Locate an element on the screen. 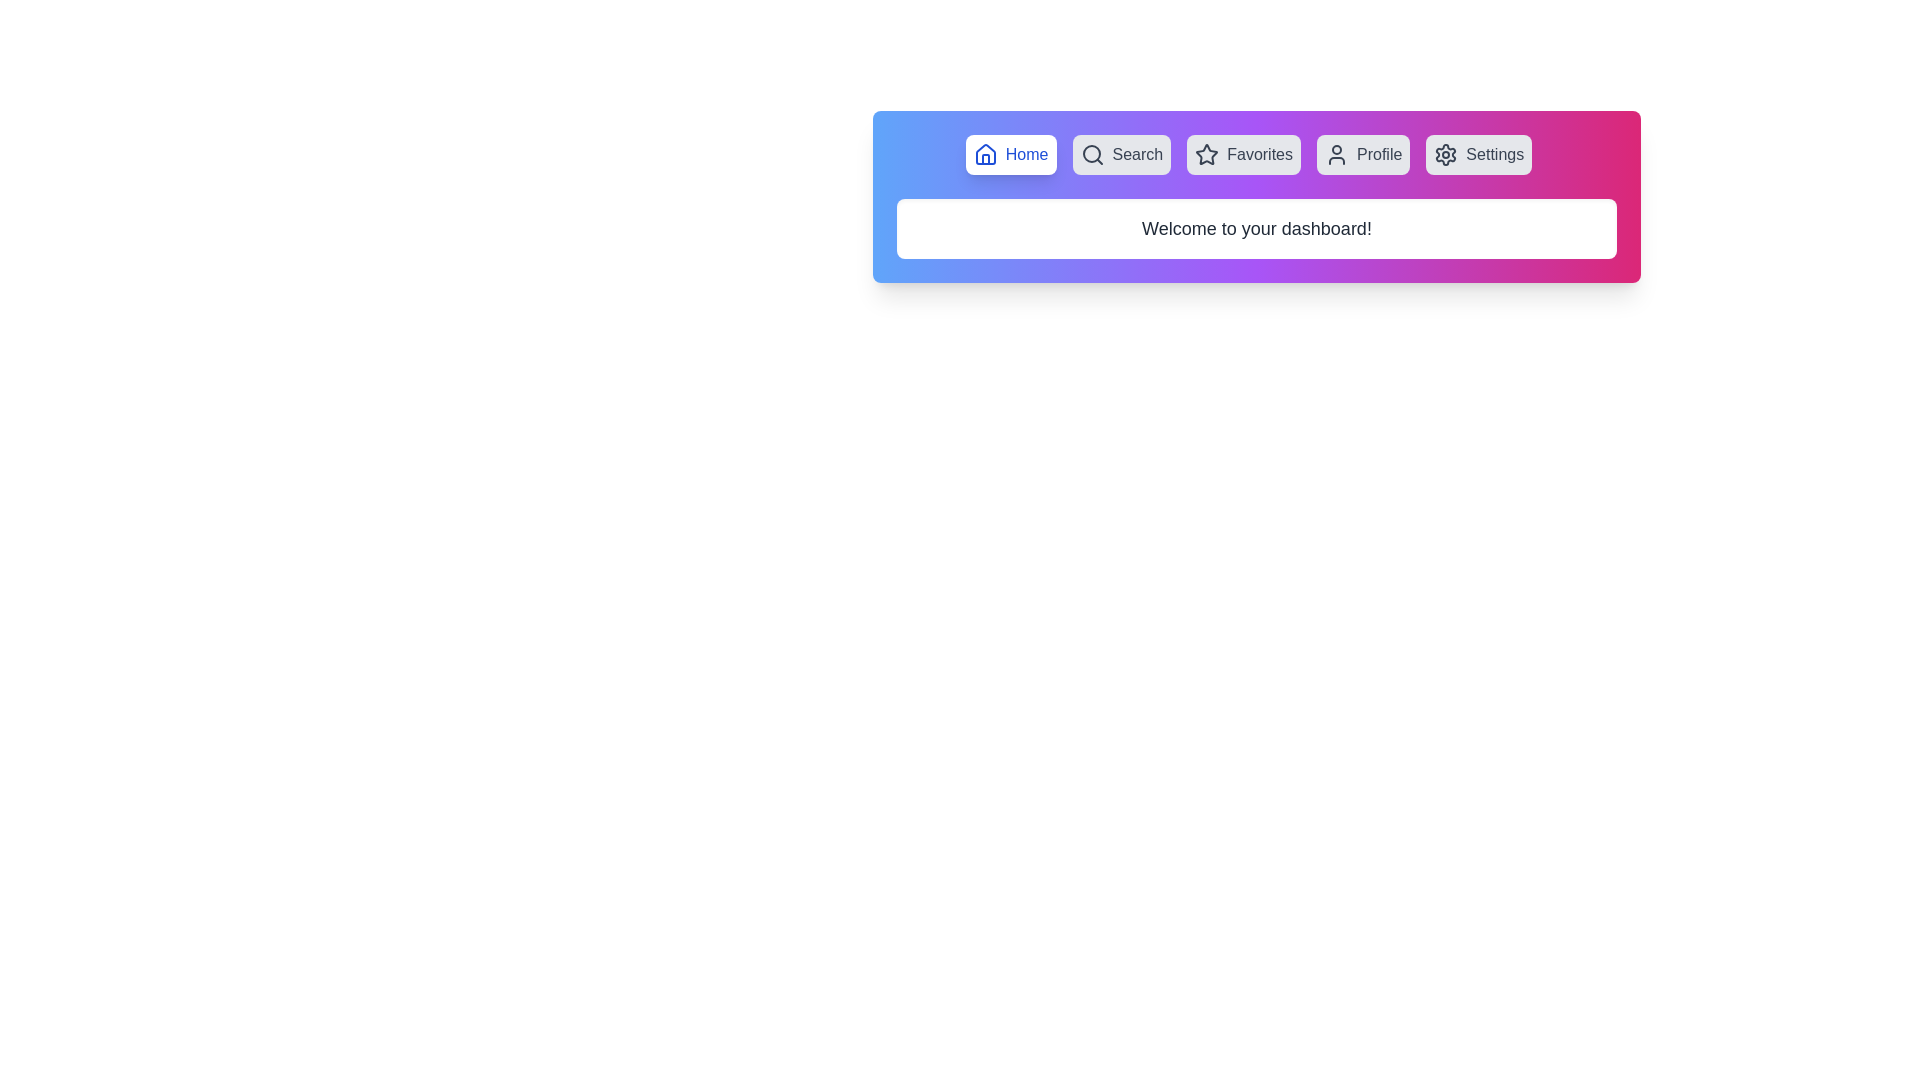  the navigation buttons in the Header Section, which features a gradient background and includes buttons for Home, Search, Favorites, Profile, and Settings is located at coordinates (1256, 196).